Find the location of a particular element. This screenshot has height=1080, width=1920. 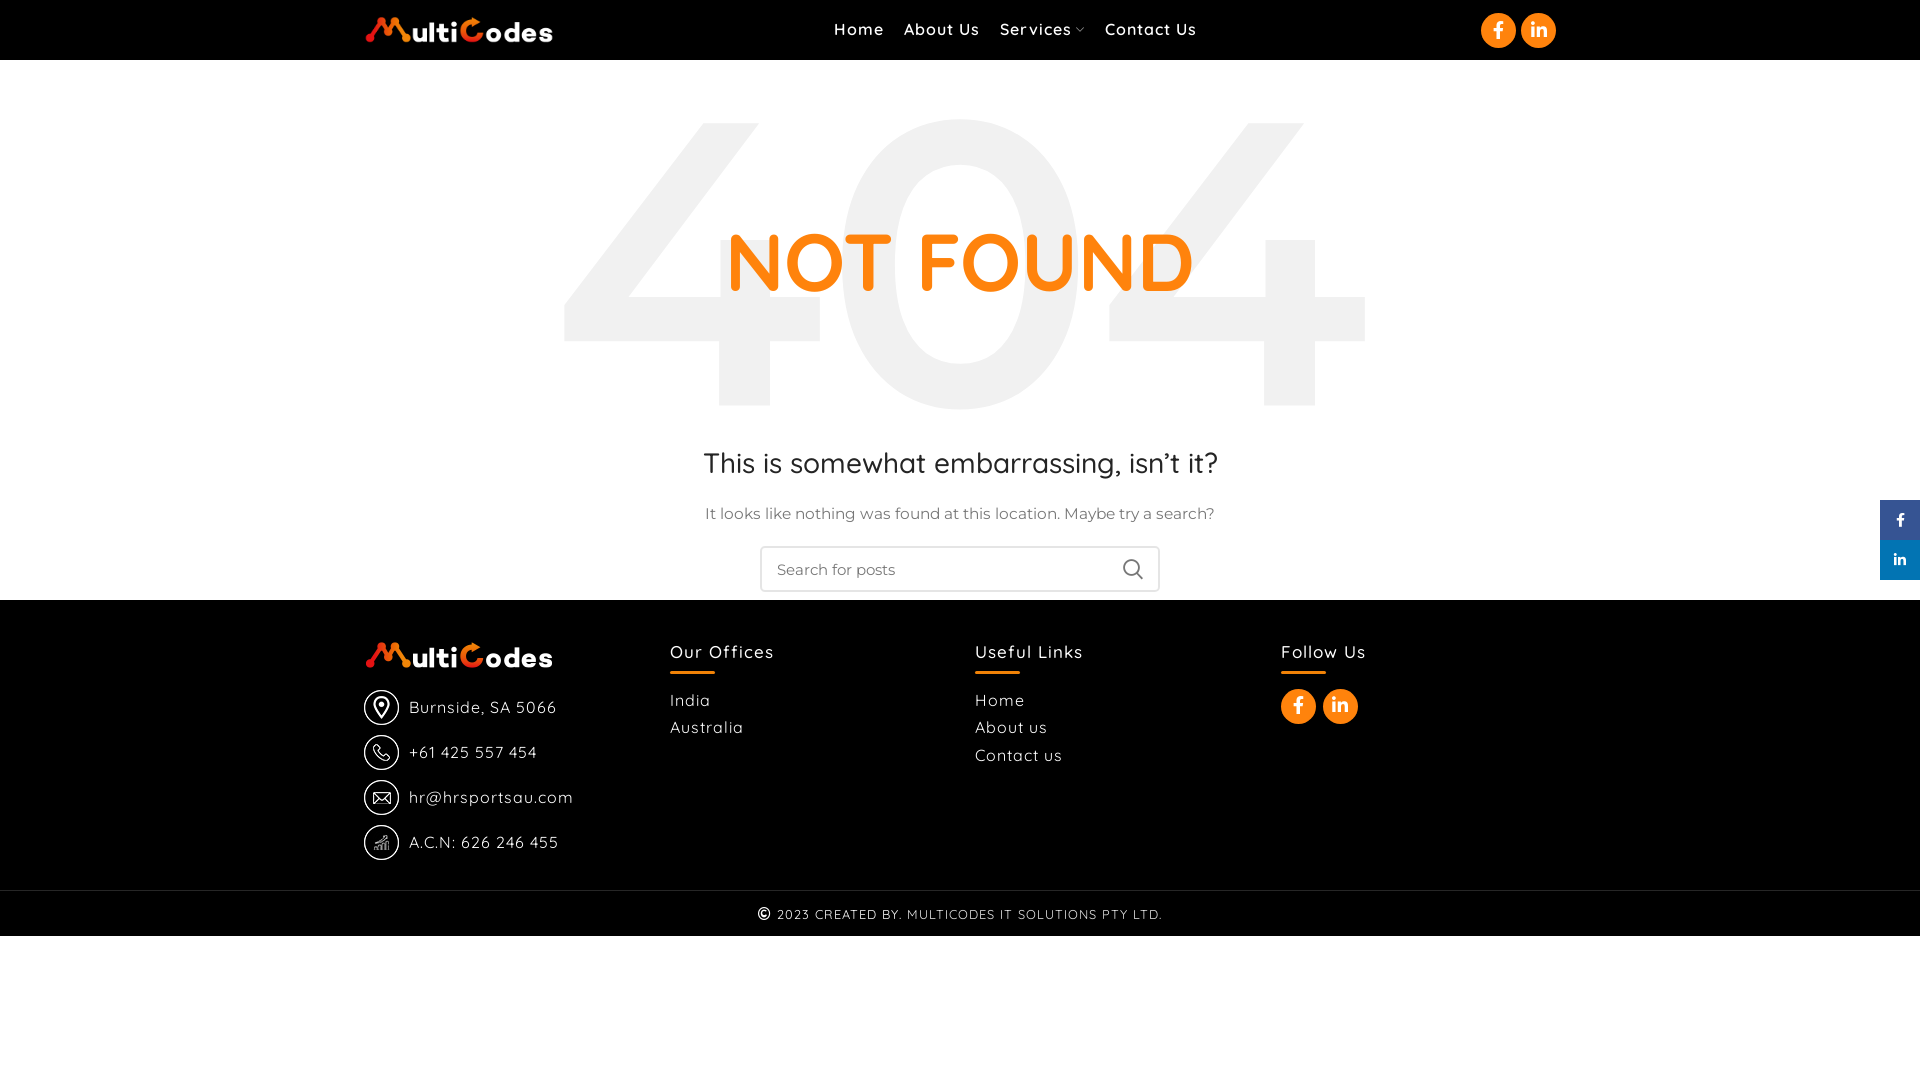

'India' is located at coordinates (670, 698).